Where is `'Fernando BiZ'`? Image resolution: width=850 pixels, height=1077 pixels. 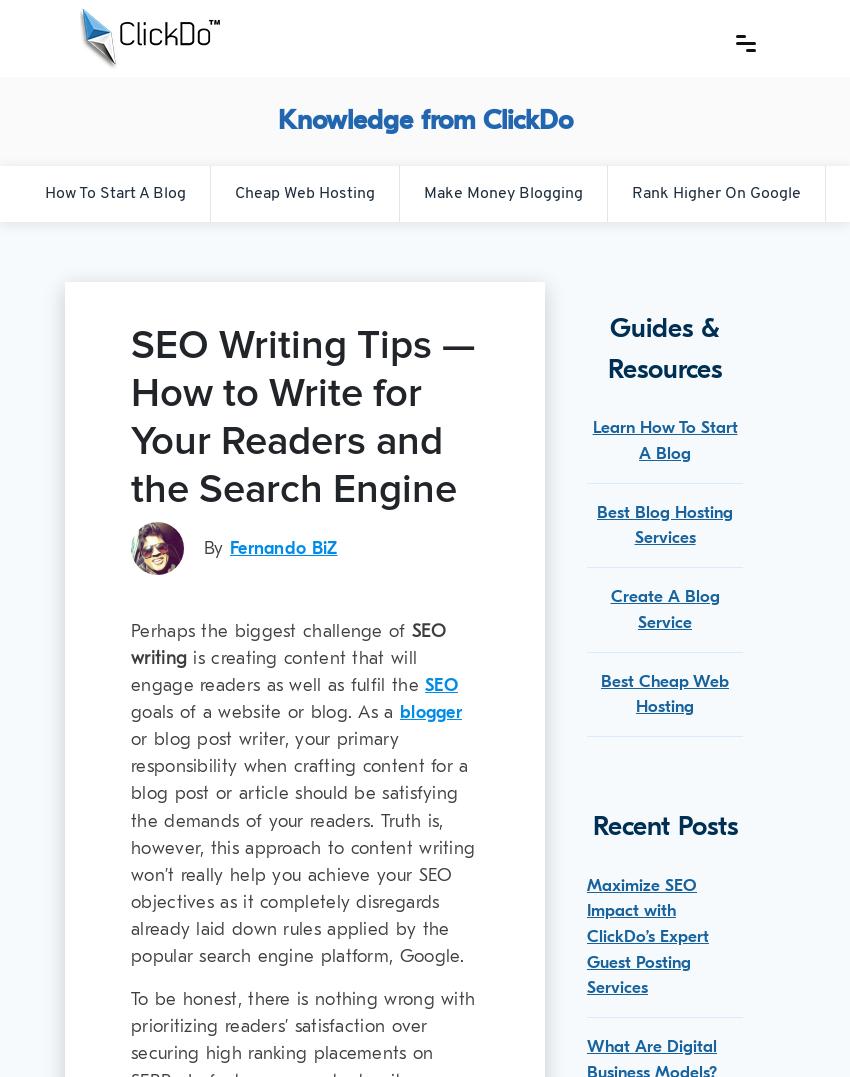 'Fernando BiZ' is located at coordinates (281, 547).